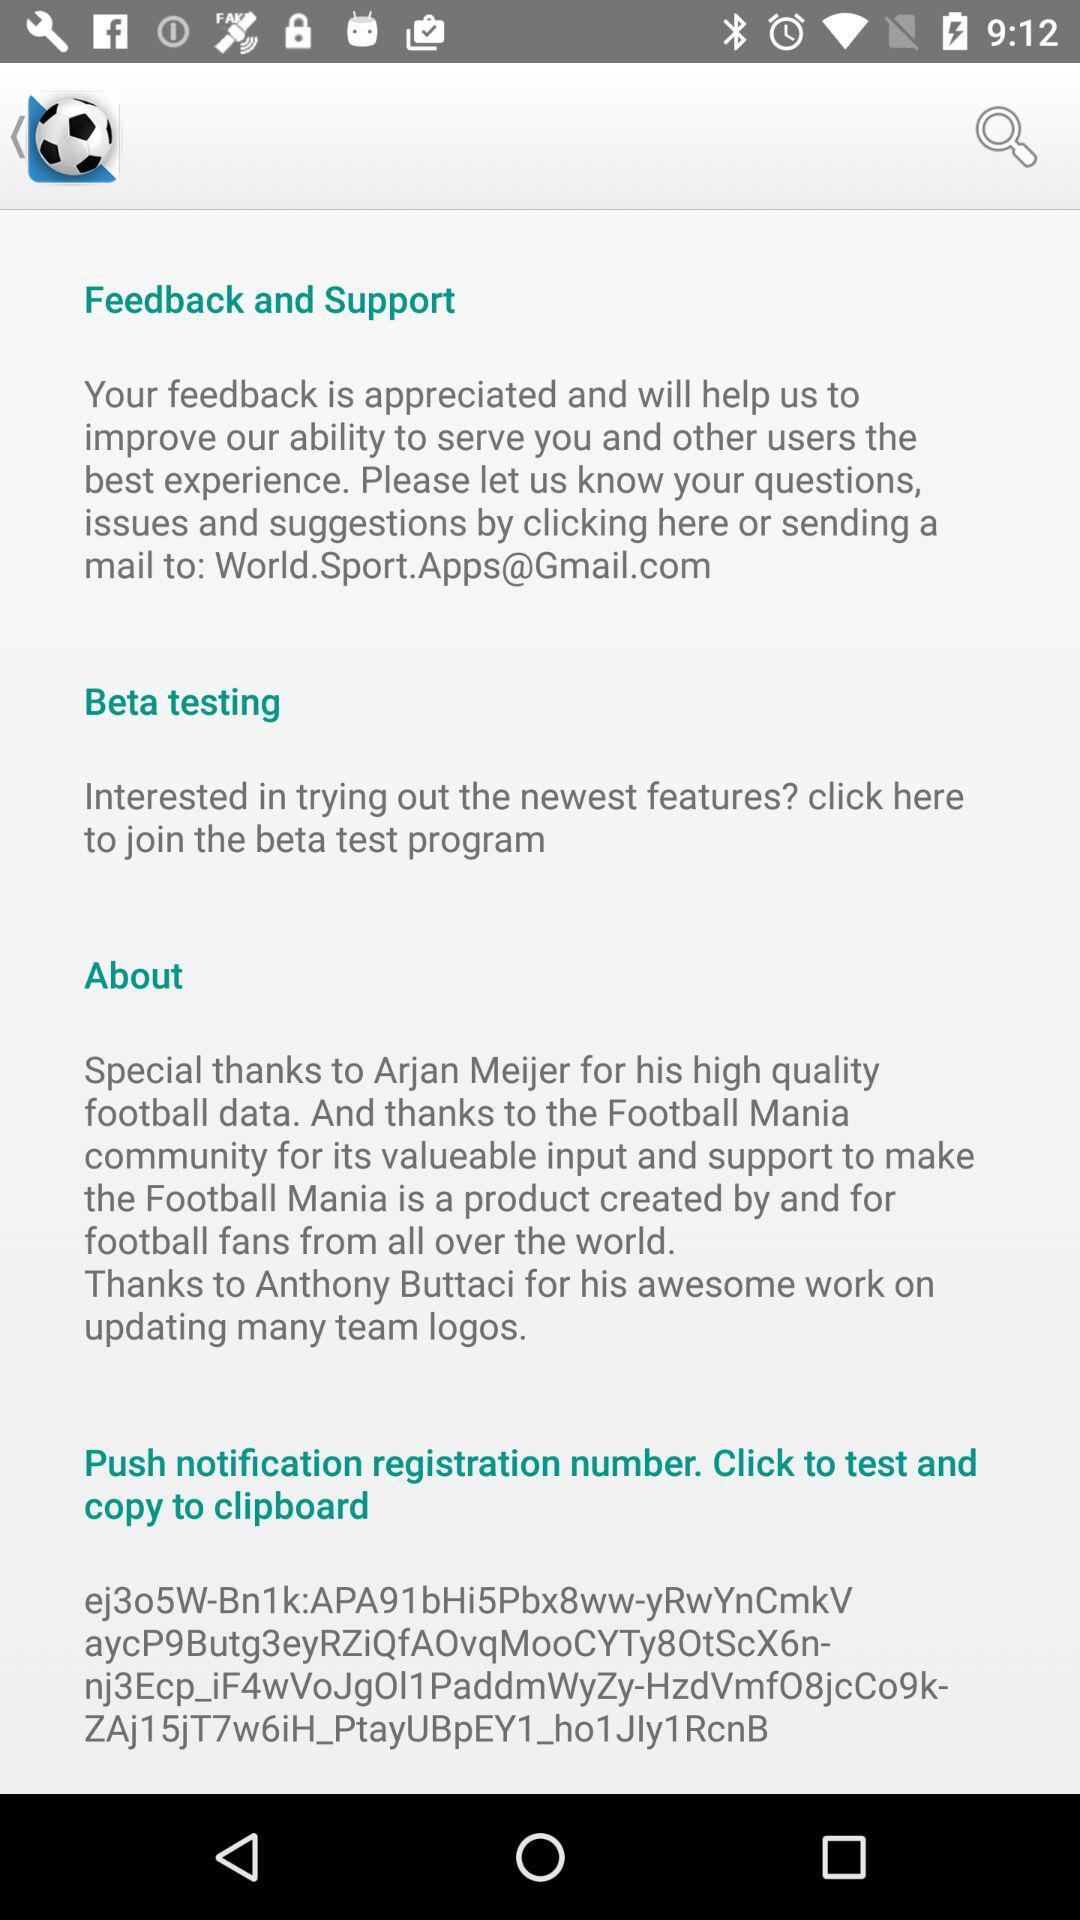 This screenshot has height=1920, width=1080. What do you see at coordinates (72, 135) in the screenshot?
I see `item at the top left corner` at bounding box center [72, 135].